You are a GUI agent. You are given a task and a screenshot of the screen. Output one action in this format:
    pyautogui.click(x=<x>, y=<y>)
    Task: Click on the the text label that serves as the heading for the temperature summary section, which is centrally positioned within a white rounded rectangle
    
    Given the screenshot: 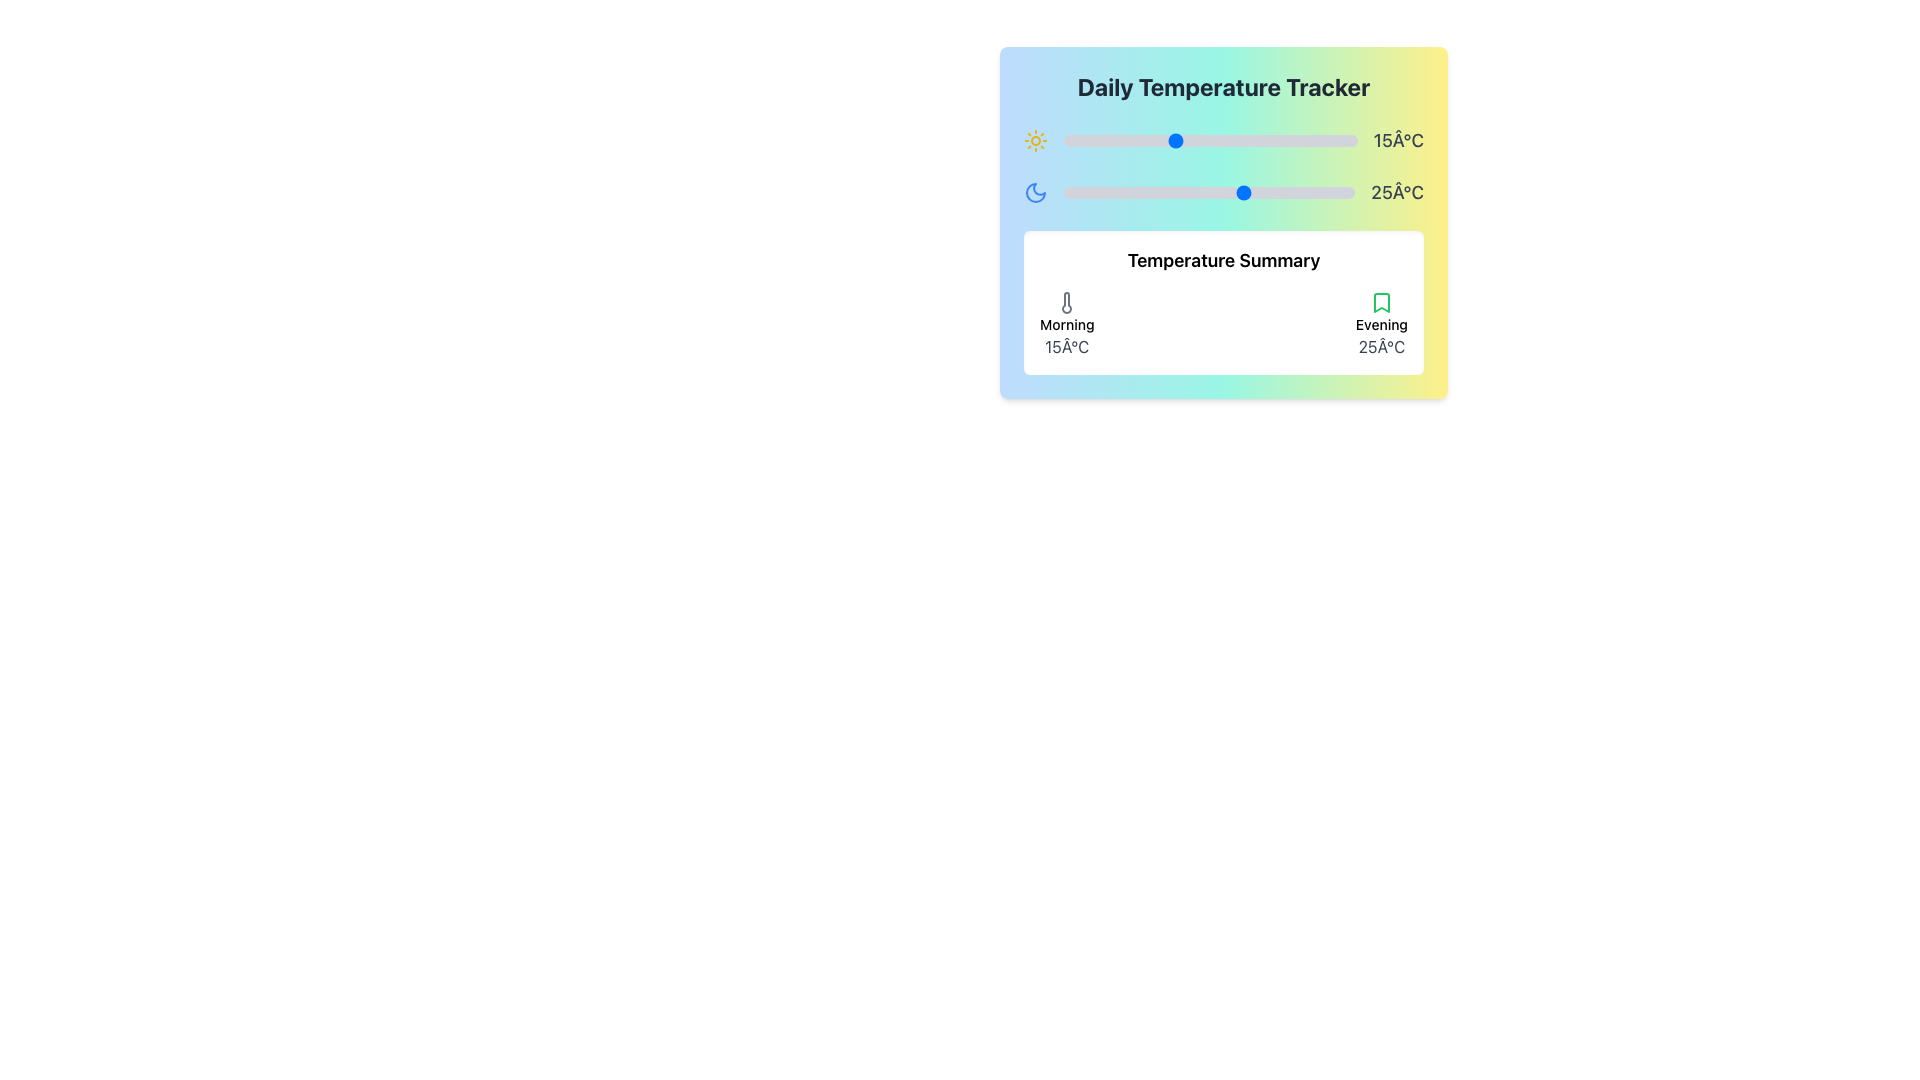 What is the action you would take?
    pyautogui.click(x=1223, y=260)
    